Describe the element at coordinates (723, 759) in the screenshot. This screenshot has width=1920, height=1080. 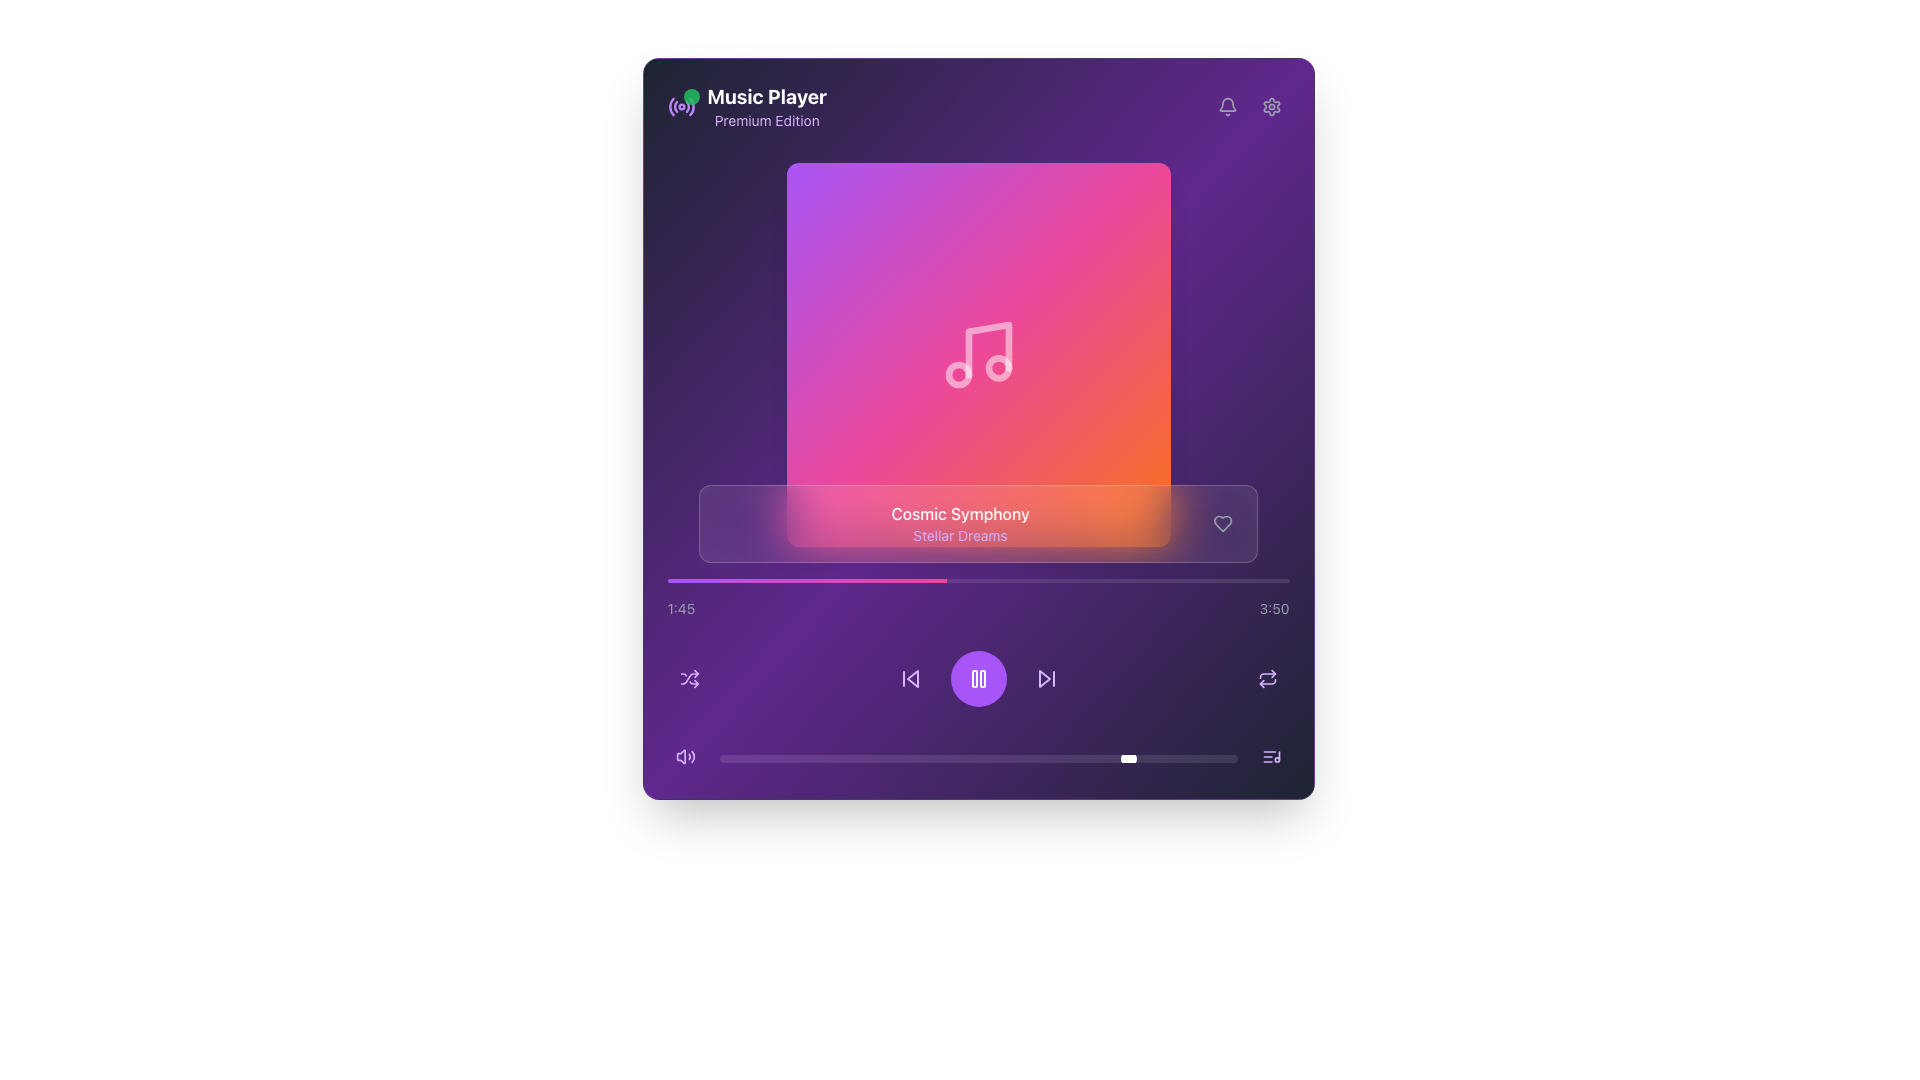
I see `volume` at that location.